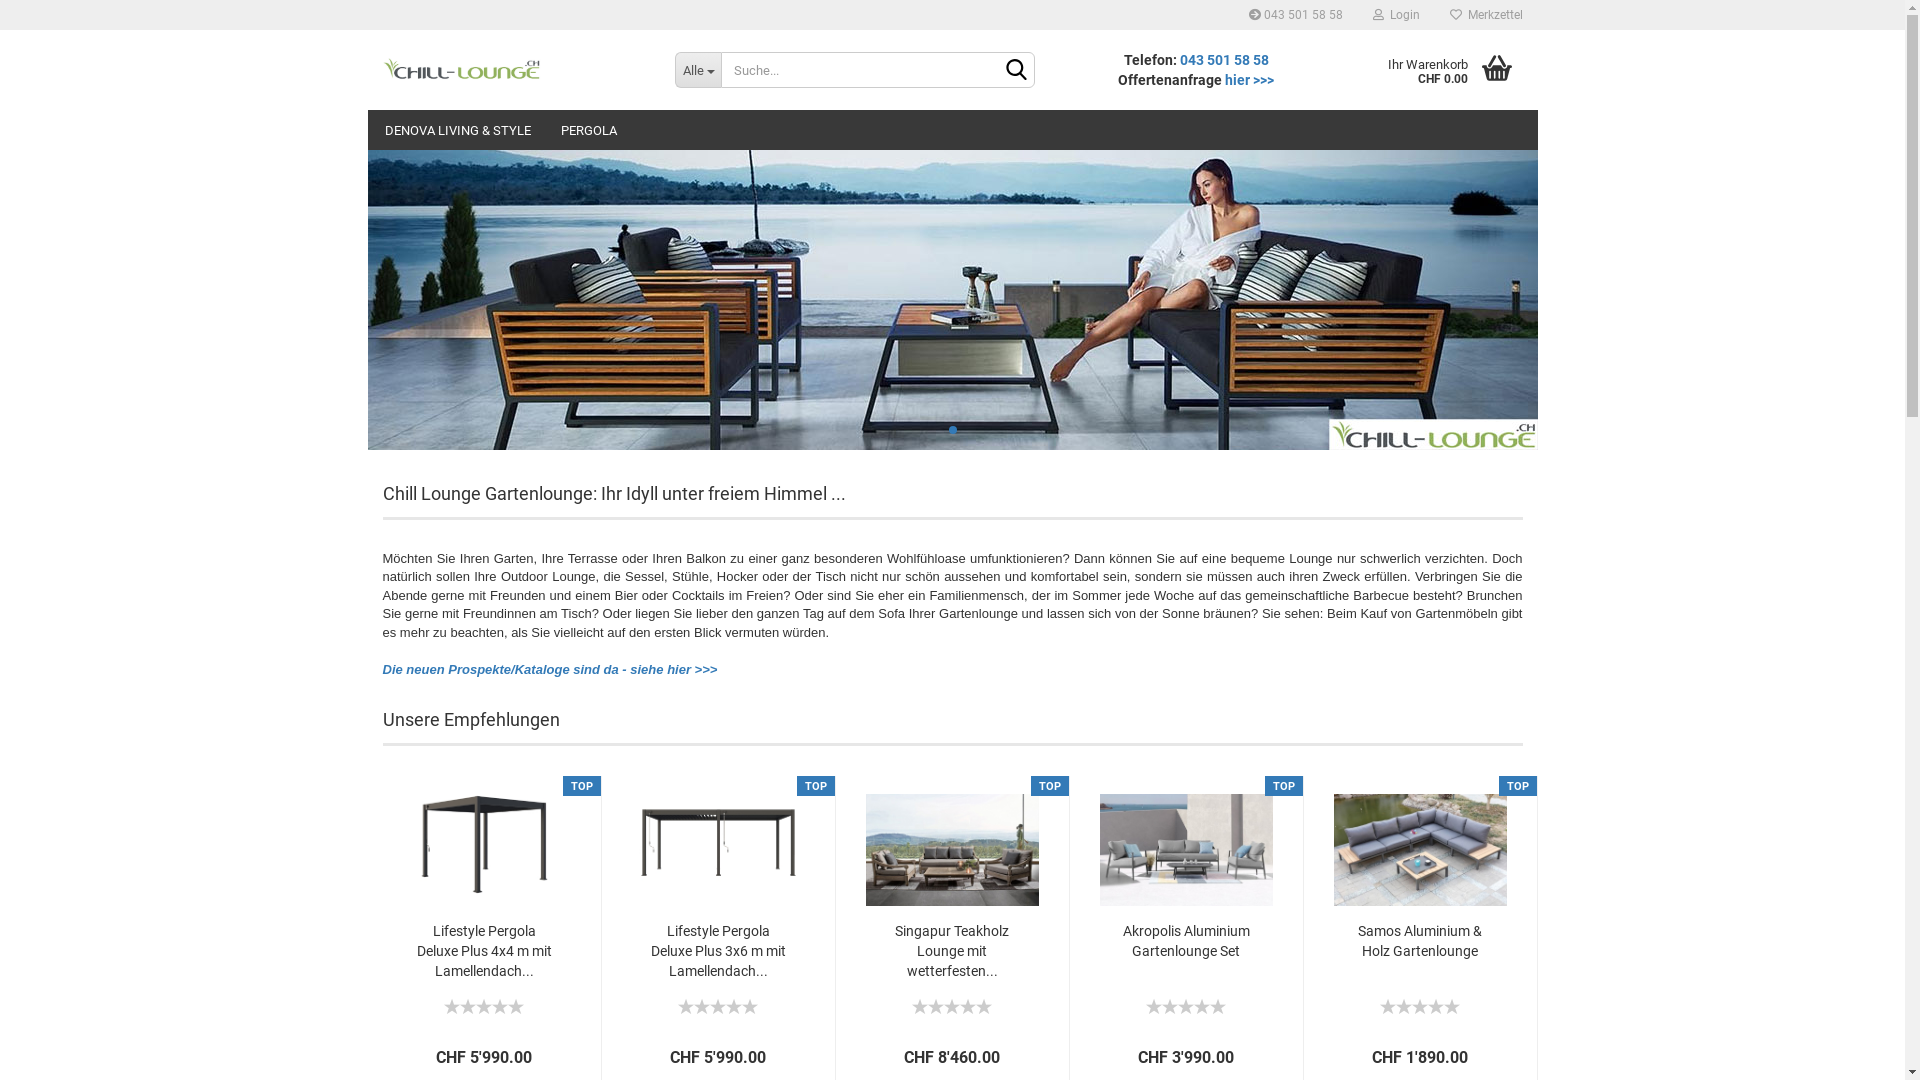 The width and height of the screenshot is (1920, 1080). Describe the element at coordinates (717, 950) in the screenshot. I see `'Lifestyle Pergola Deluxe Plus 3x6 m mit Lamellendach...'` at that location.